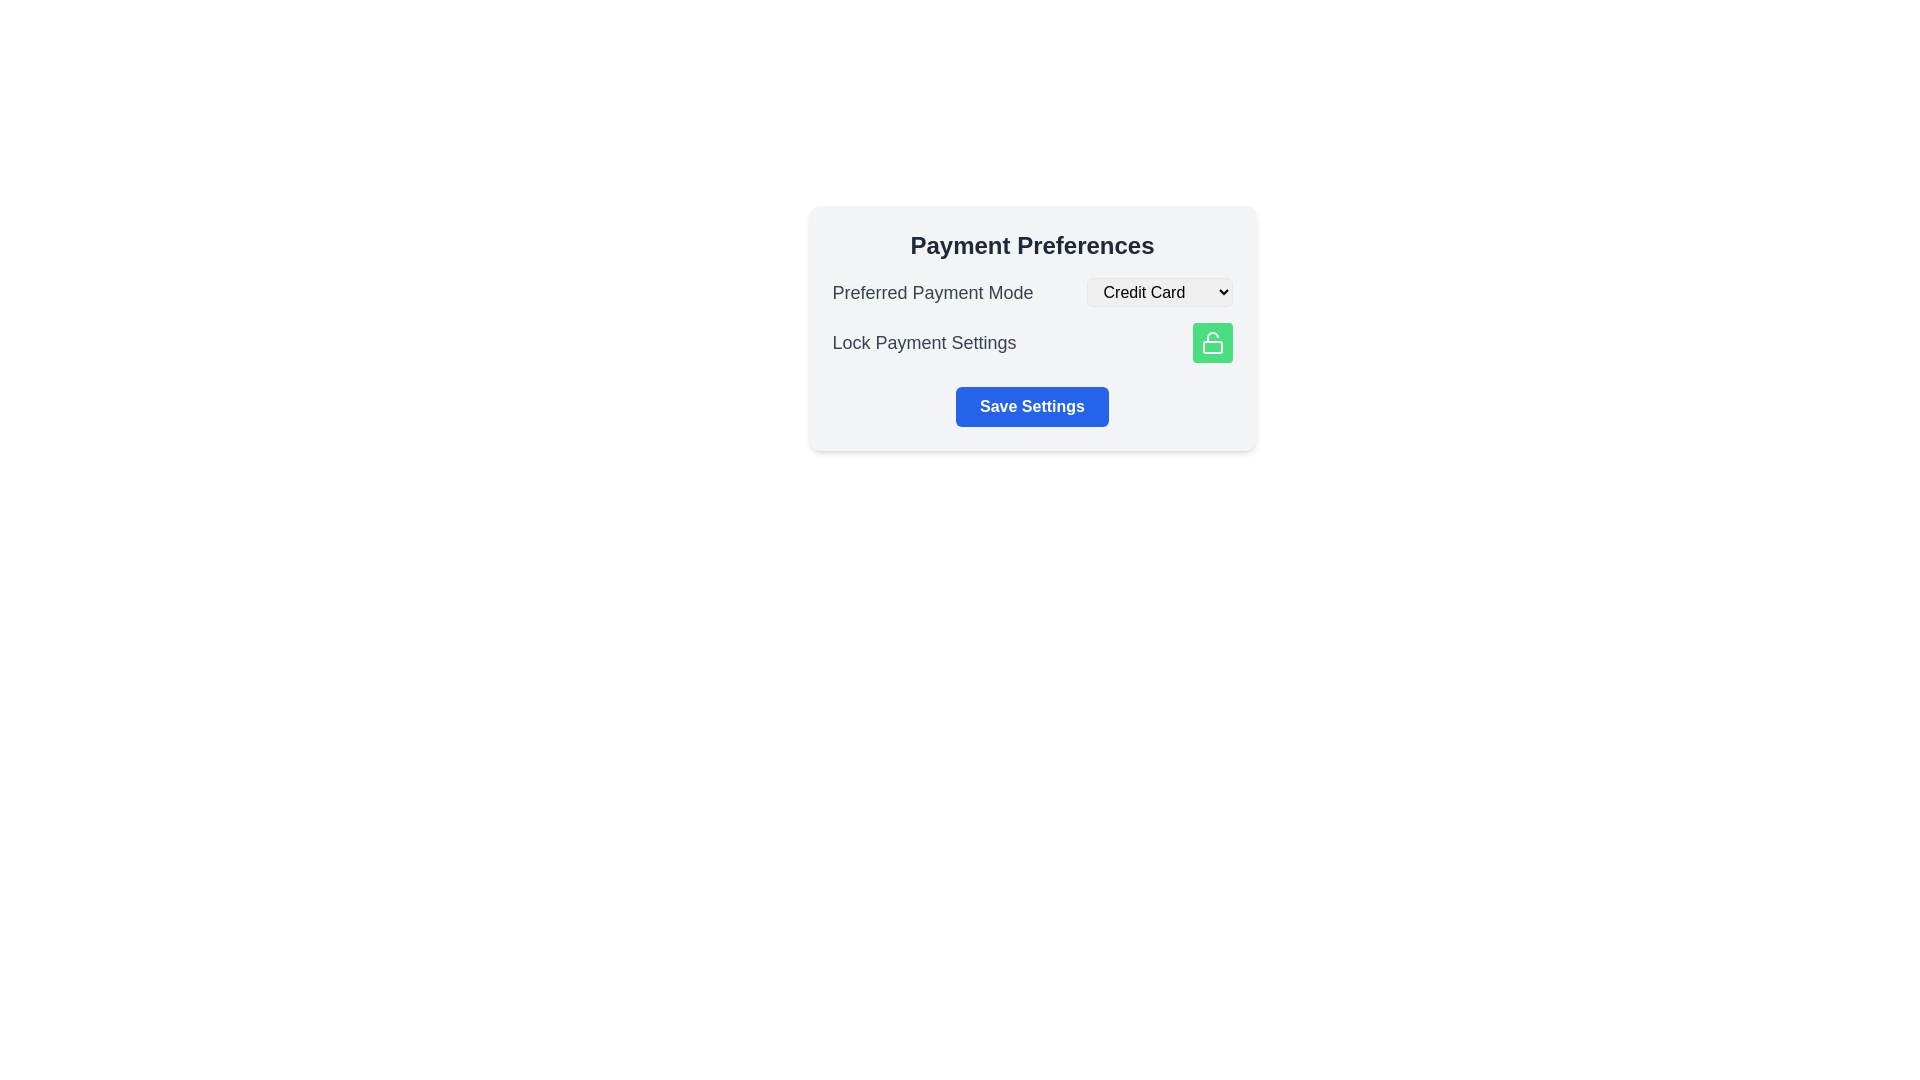 The image size is (1920, 1080). I want to click on the green circular button with a white open lock icon in the 'Lock Payment Settings' section, so click(1211, 342).